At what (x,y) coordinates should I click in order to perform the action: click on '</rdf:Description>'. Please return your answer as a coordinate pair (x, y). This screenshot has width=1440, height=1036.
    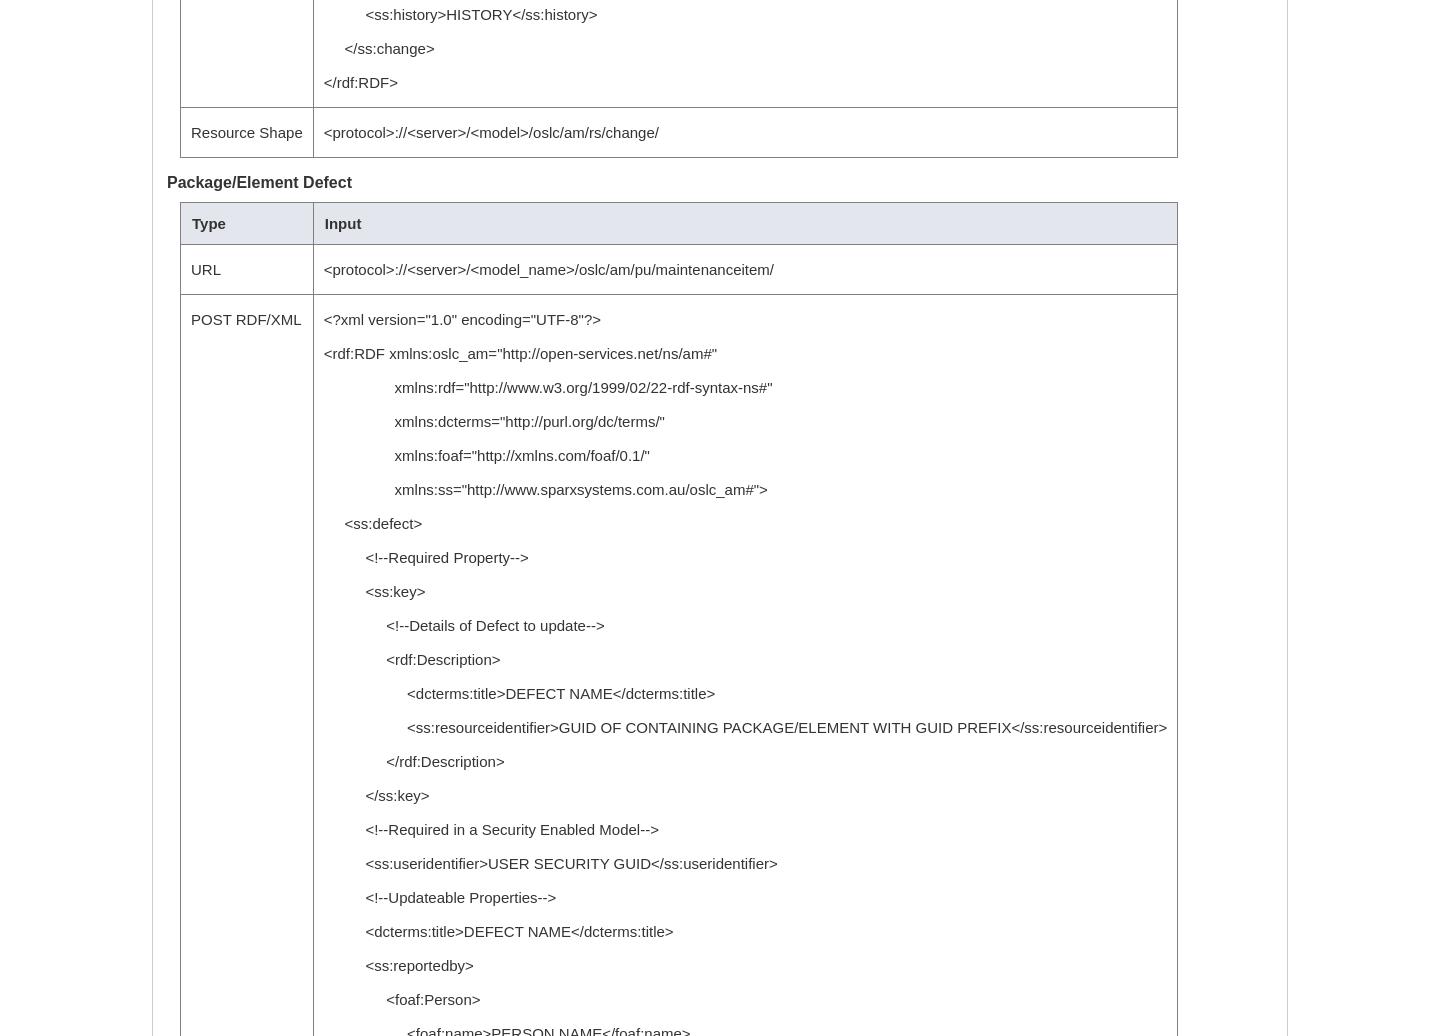
    Looking at the image, I should click on (412, 761).